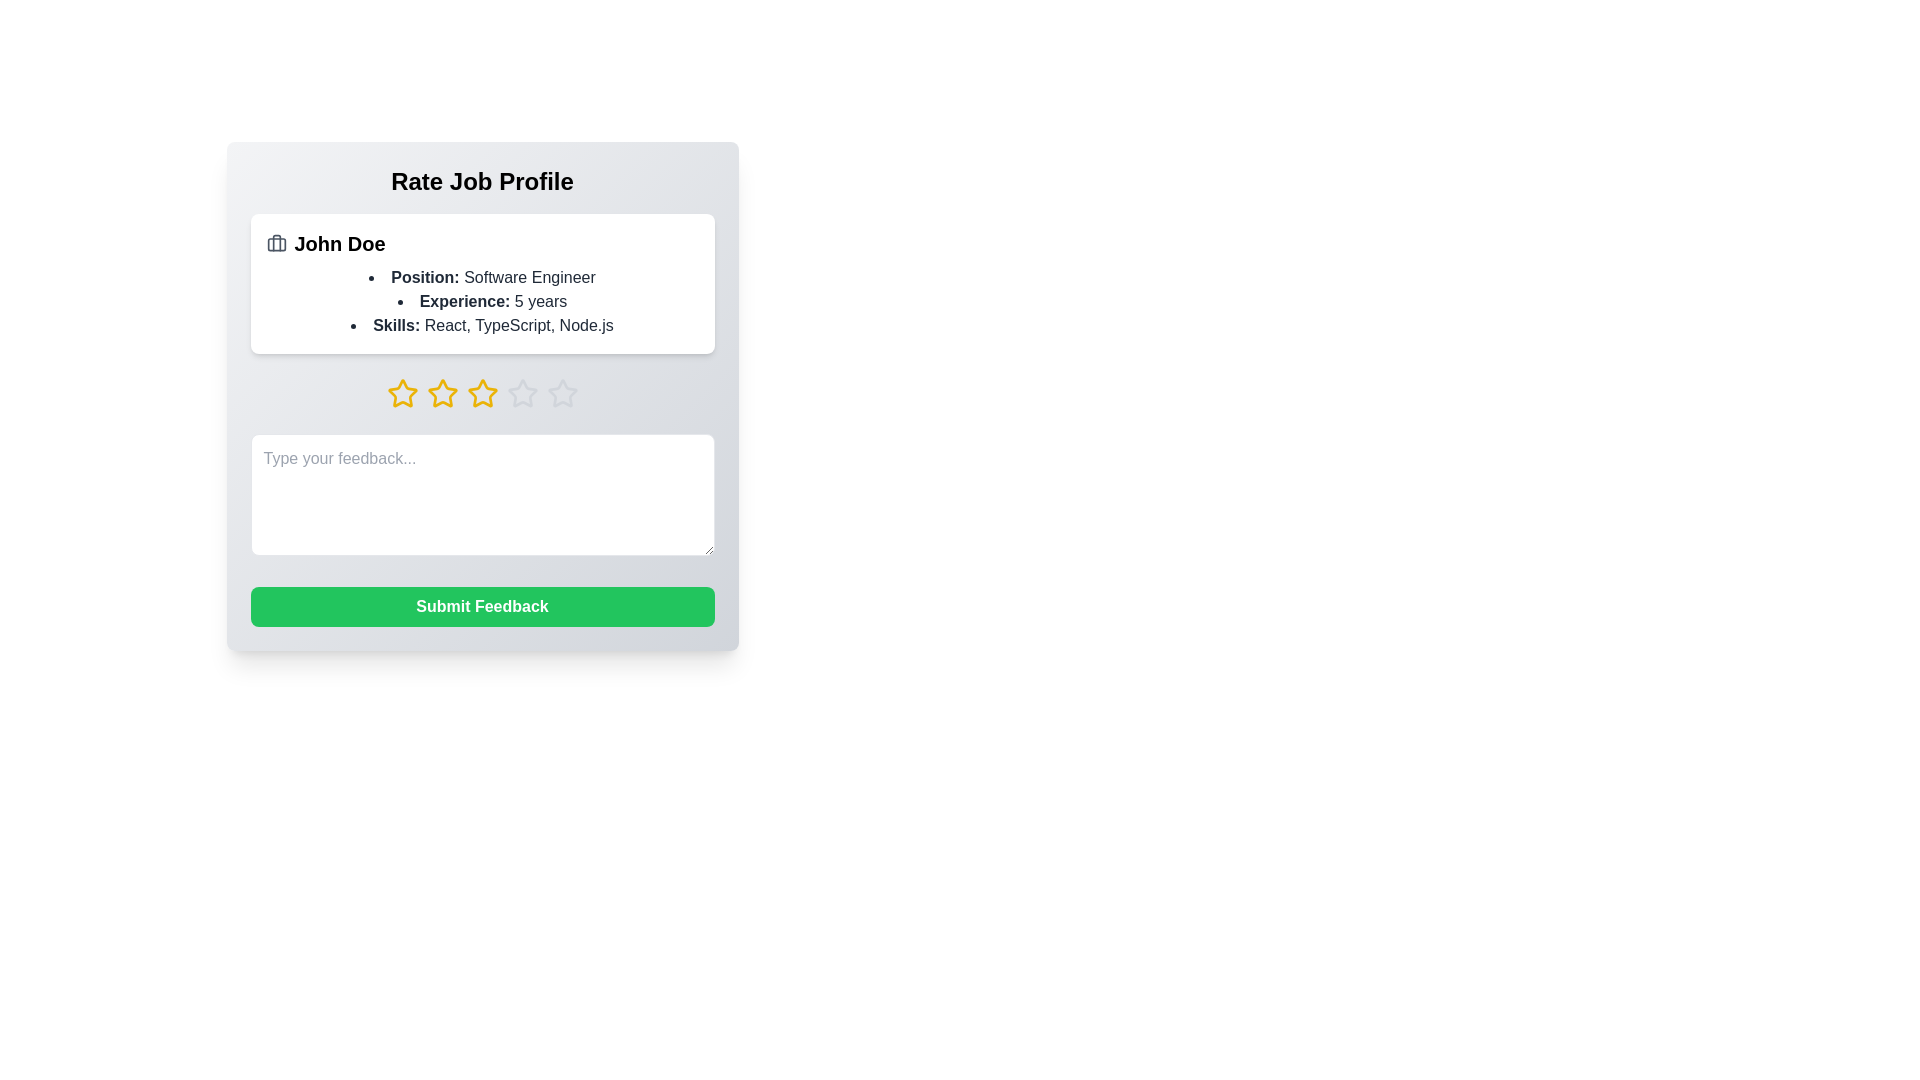 The image size is (1920, 1080). What do you see at coordinates (482, 277) in the screenshot?
I see `descriptive text element that informs the user about the job title of the profile being reviewed, which is located above the experience and skills sections` at bounding box center [482, 277].